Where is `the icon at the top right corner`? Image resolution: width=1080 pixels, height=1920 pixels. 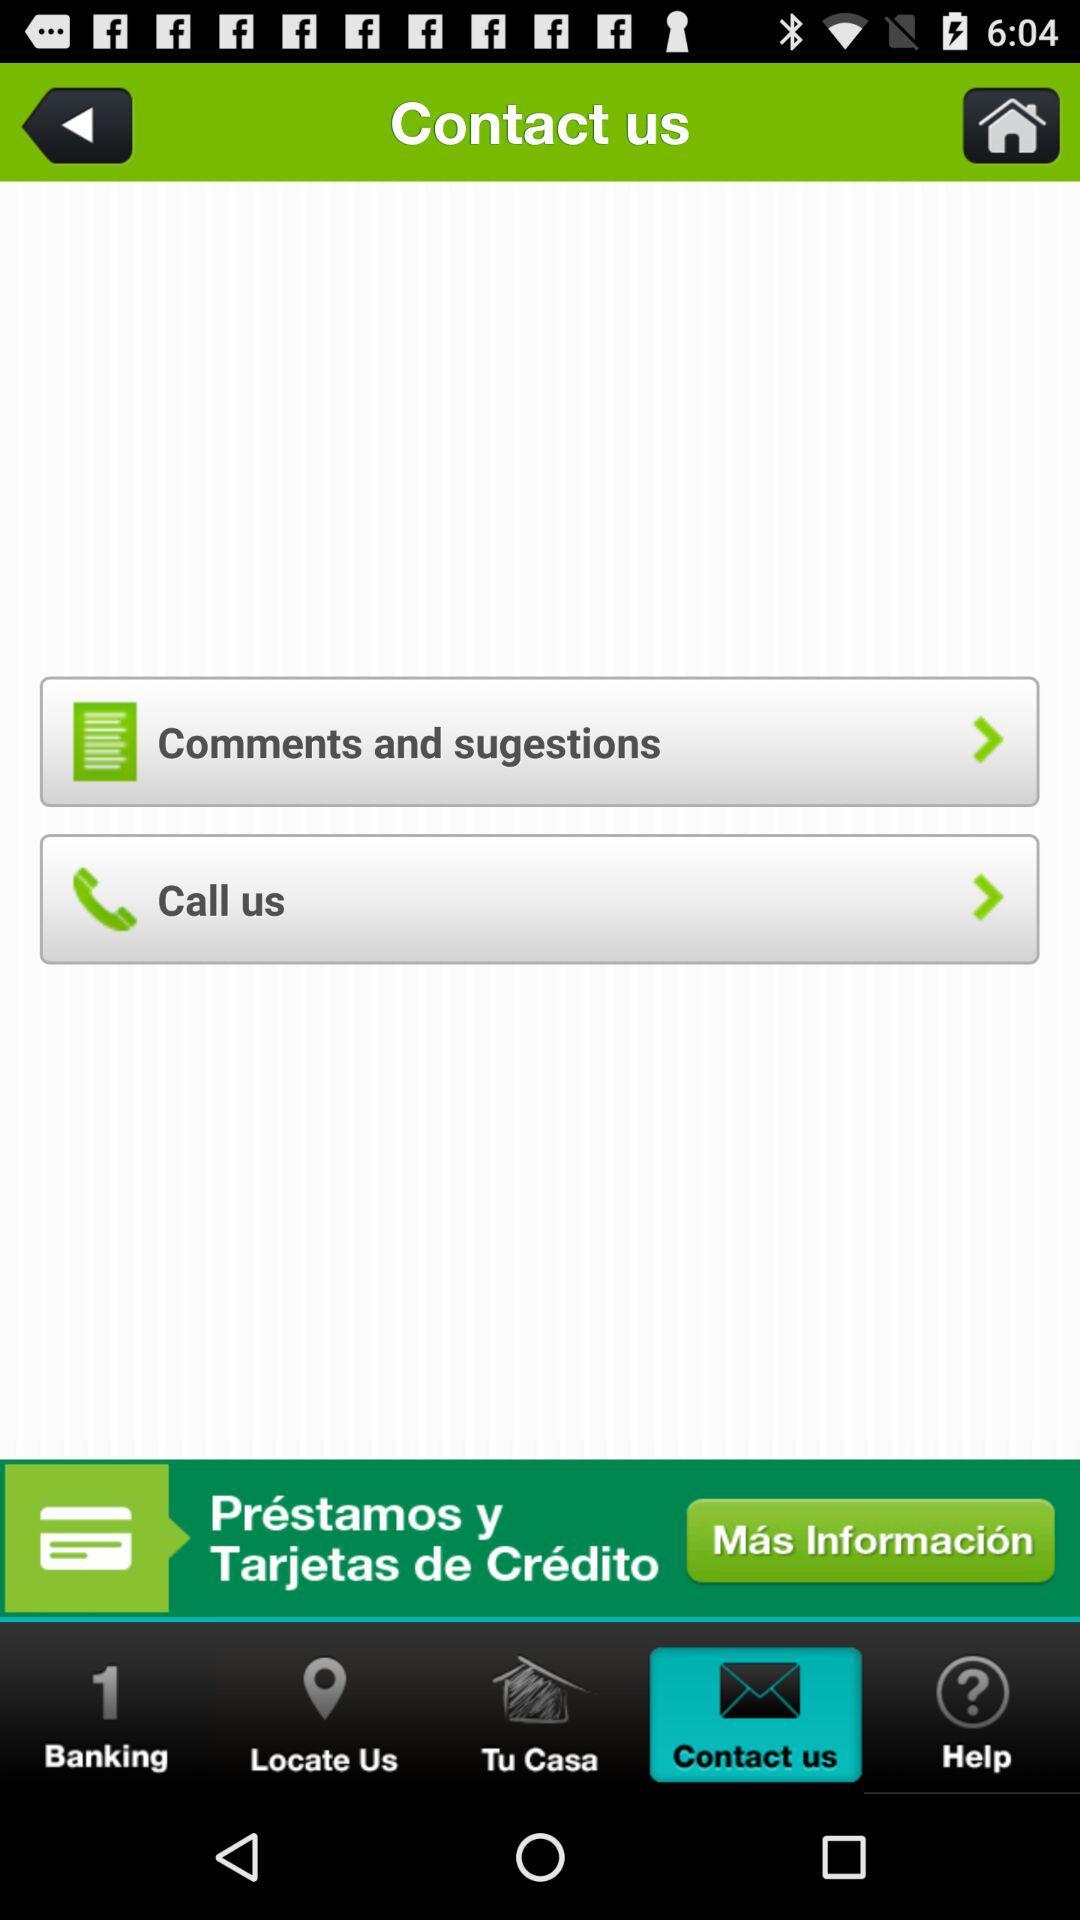
the icon at the top right corner is located at coordinates (999, 121).